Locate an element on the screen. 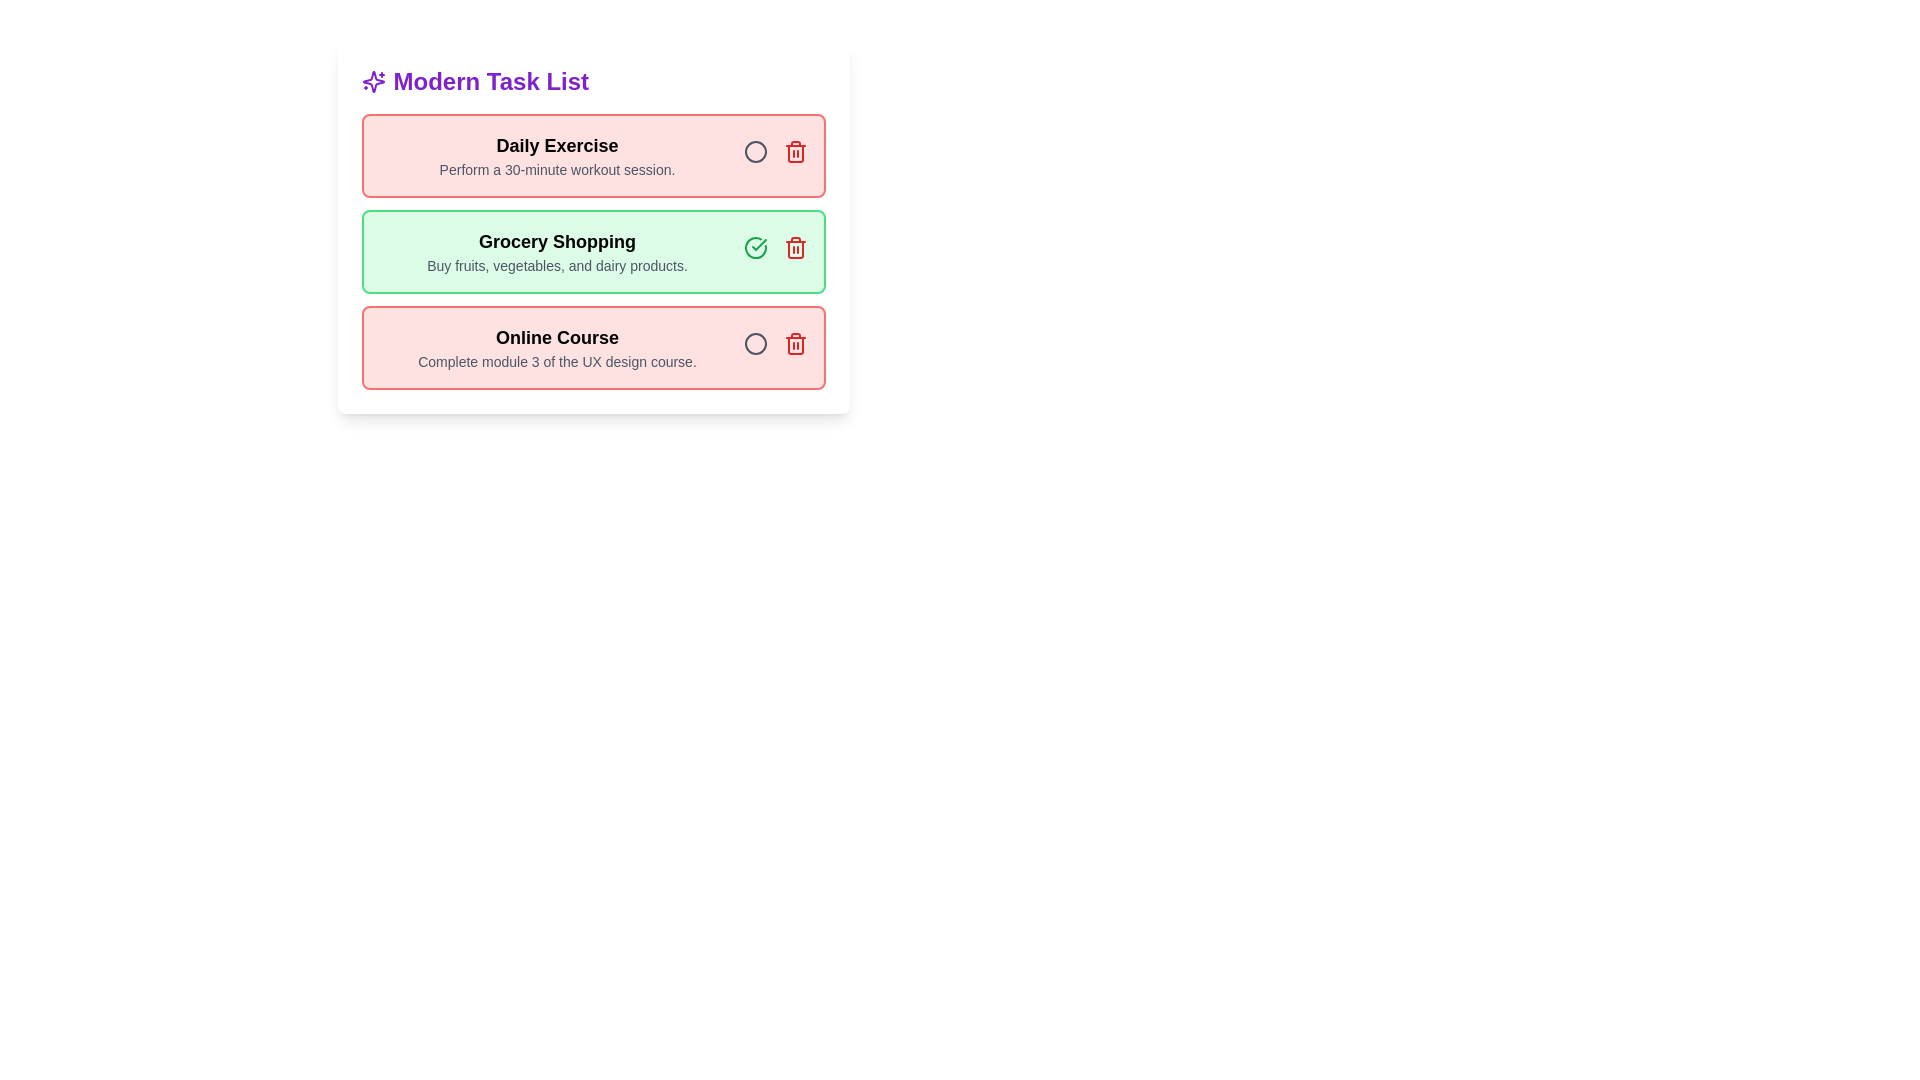  the task title or description to focus on reading its details is located at coordinates (557, 145).